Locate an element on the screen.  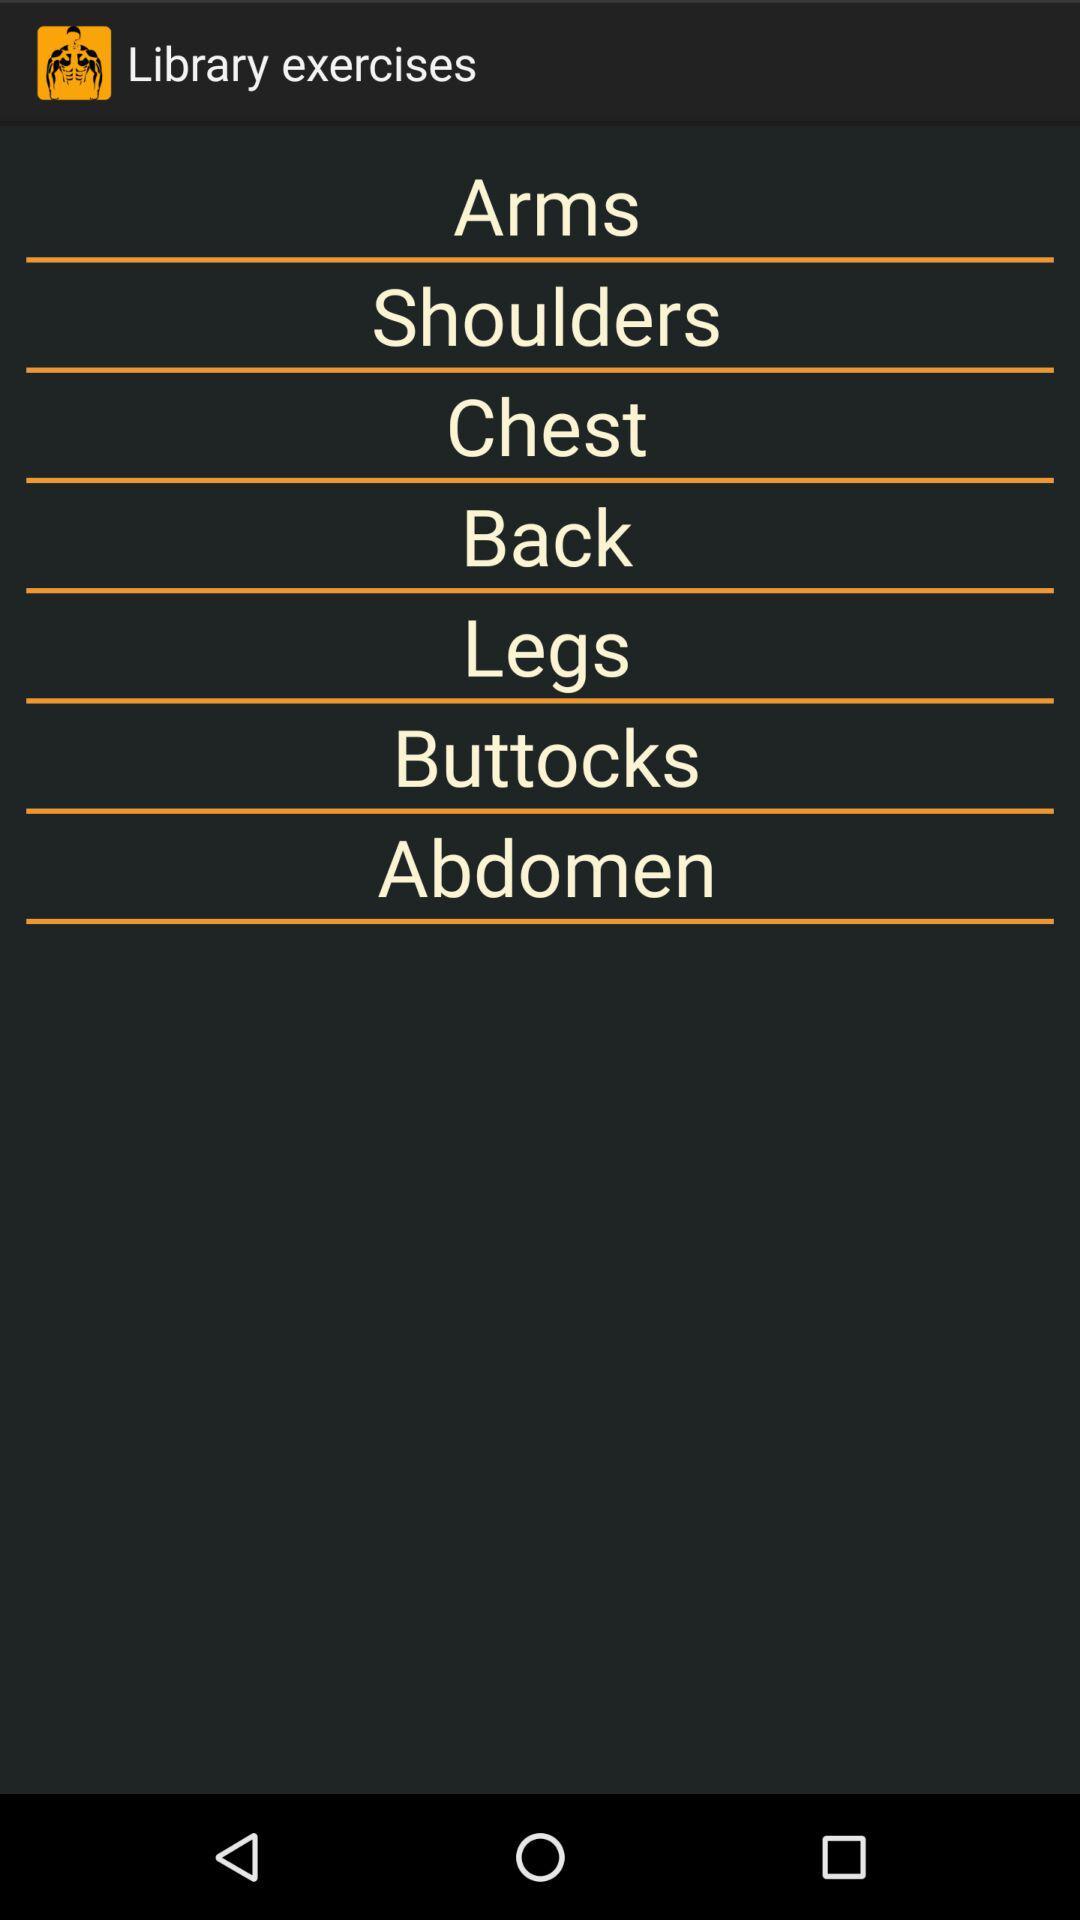
the item above the back icon is located at coordinates (540, 424).